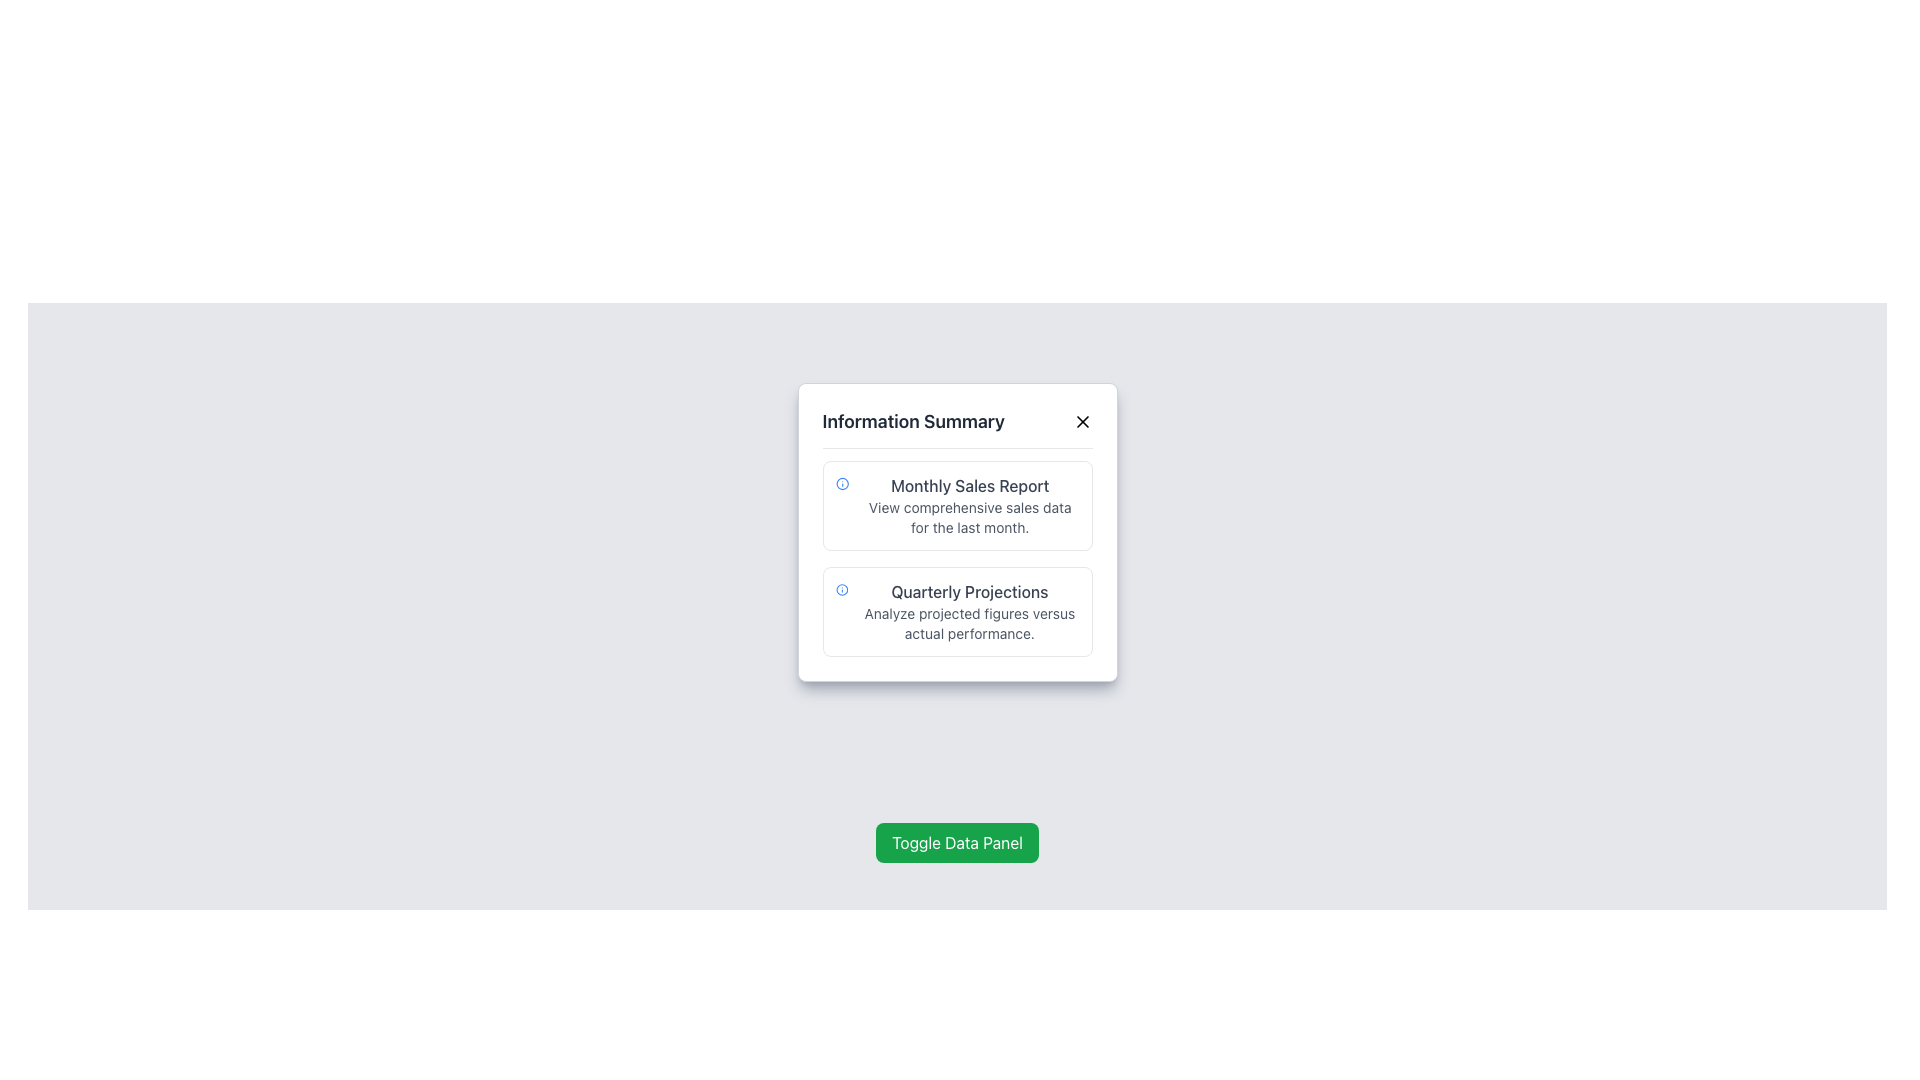  What do you see at coordinates (956, 611) in the screenshot?
I see `the second Summary card titled 'Quarterly Projections' located beneath the 'Monthly Sales Report' in the 'Information Summary' section to observe the hover effects` at bounding box center [956, 611].